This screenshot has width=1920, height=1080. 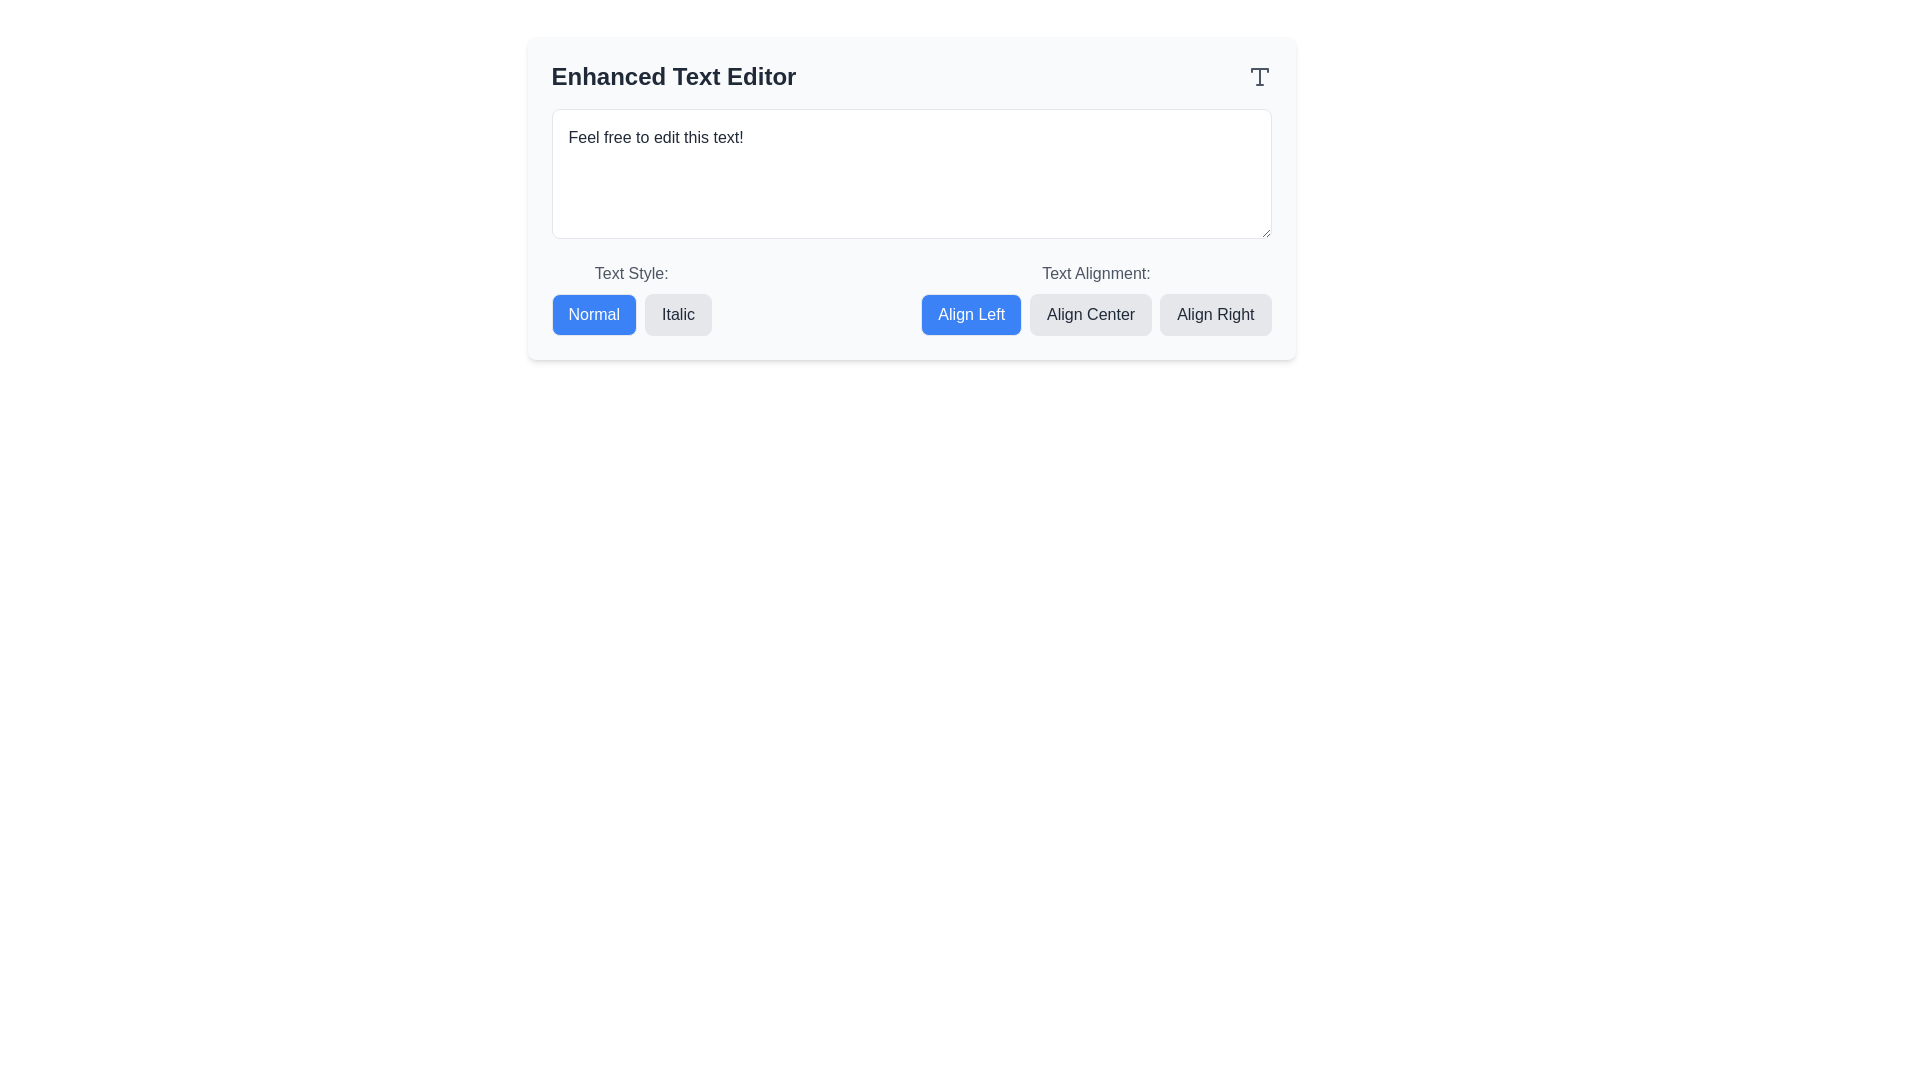 What do you see at coordinates (1258, 76) in the screenshot?
I see `the 'T' icon in dark gray located at the top-right corner of the 'Enhanced Text Editor' header area` at bounding box center [1258, 76].